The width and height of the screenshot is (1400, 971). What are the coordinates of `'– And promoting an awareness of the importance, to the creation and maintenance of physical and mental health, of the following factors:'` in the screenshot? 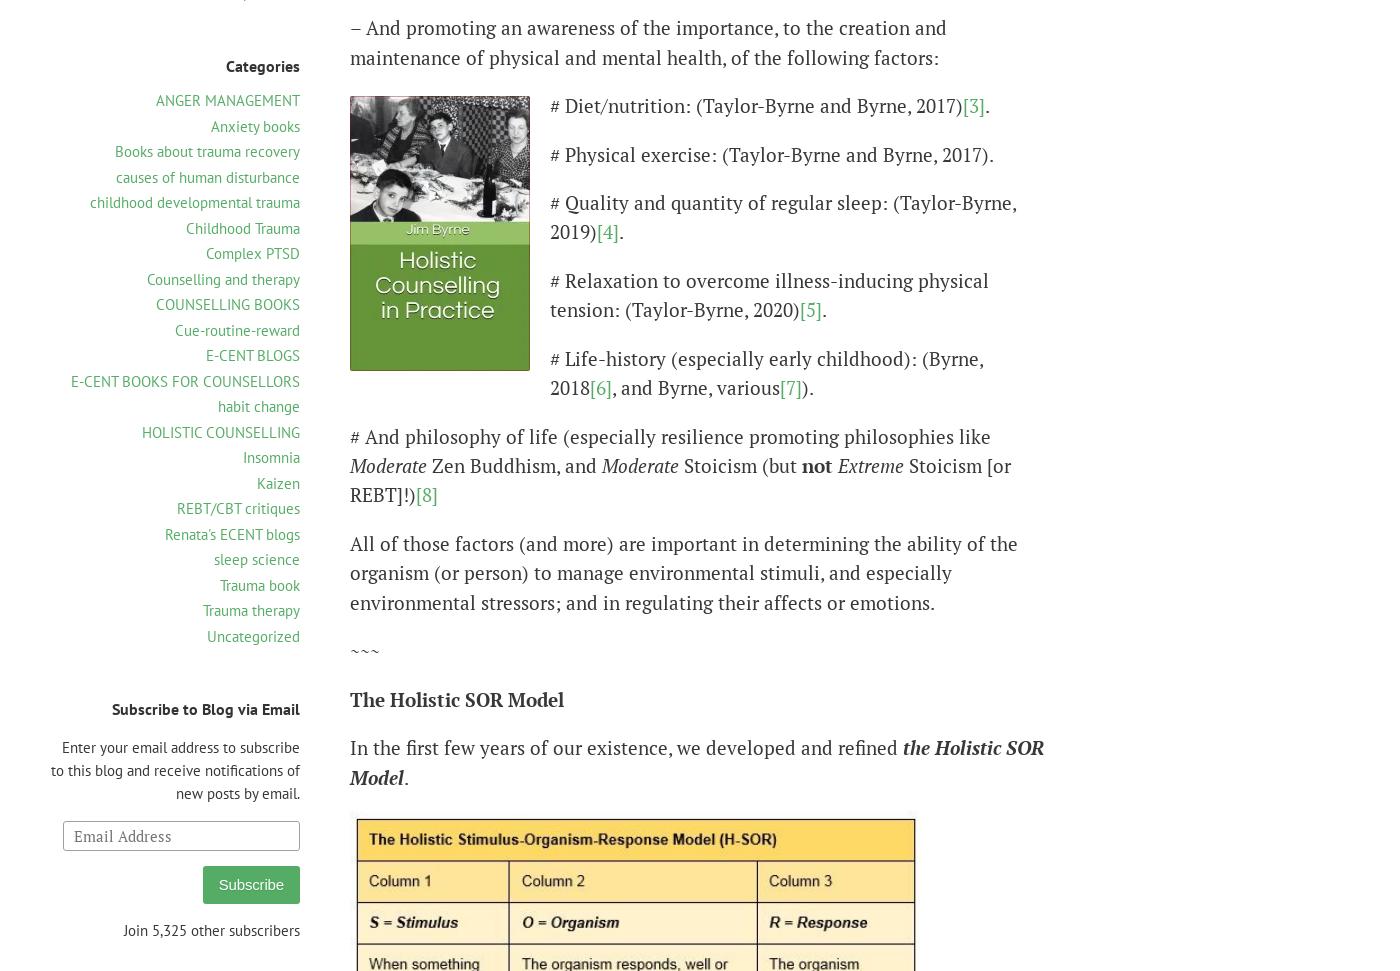 It's located at (648, 42).